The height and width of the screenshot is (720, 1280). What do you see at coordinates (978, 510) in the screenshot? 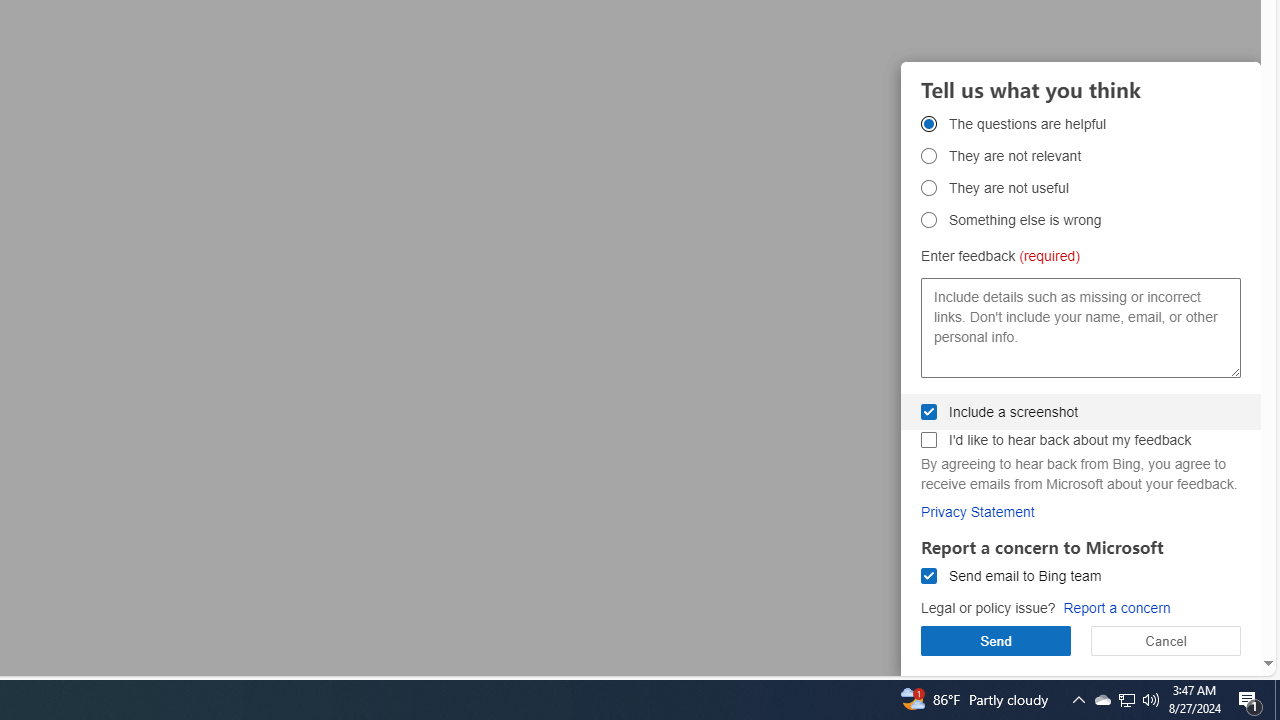
I see `'Privacy Statement'` at bounding box center [978, 510].